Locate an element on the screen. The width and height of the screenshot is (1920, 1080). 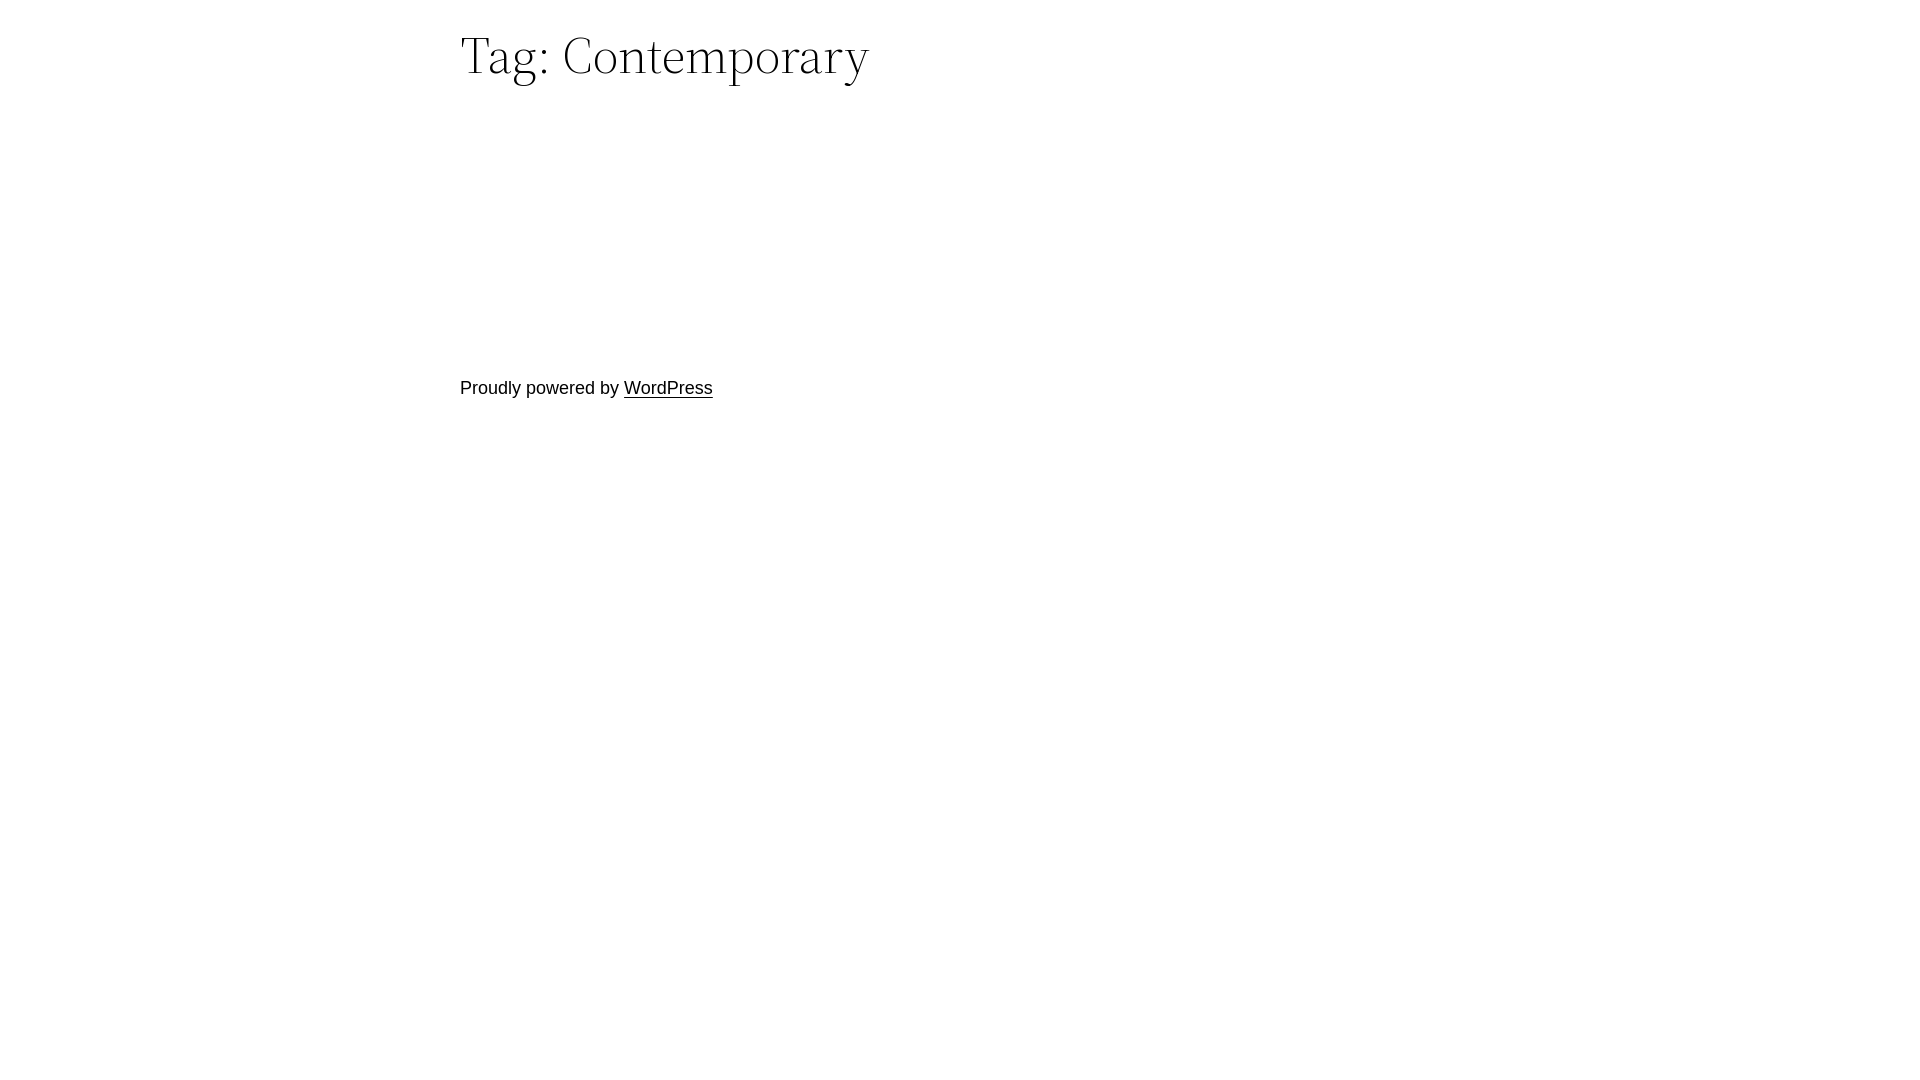
'WordPress' is located at coordinates (668, 388).